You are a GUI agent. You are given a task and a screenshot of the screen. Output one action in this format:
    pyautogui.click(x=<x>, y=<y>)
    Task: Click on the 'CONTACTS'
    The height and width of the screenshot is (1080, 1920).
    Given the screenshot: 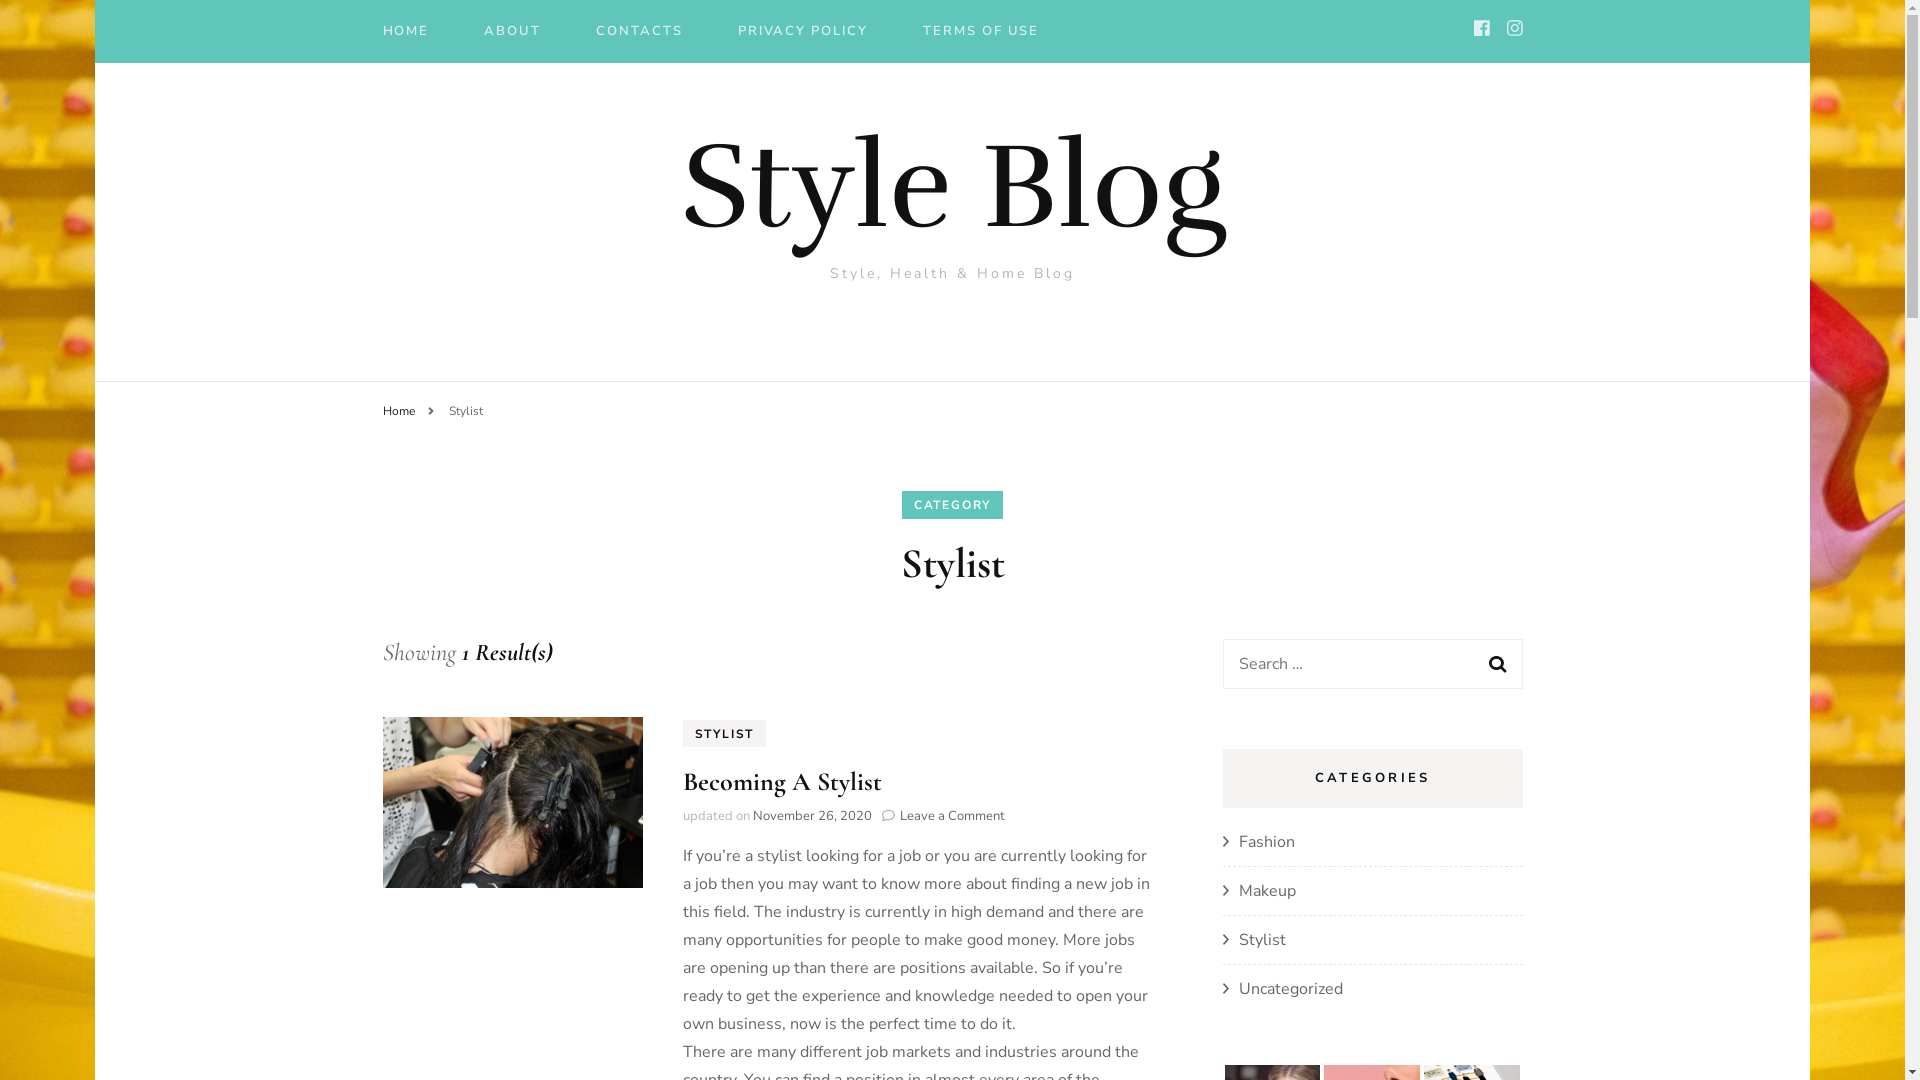 What is the action you would take?
    pyautogui.click(x=594, y=33)
    